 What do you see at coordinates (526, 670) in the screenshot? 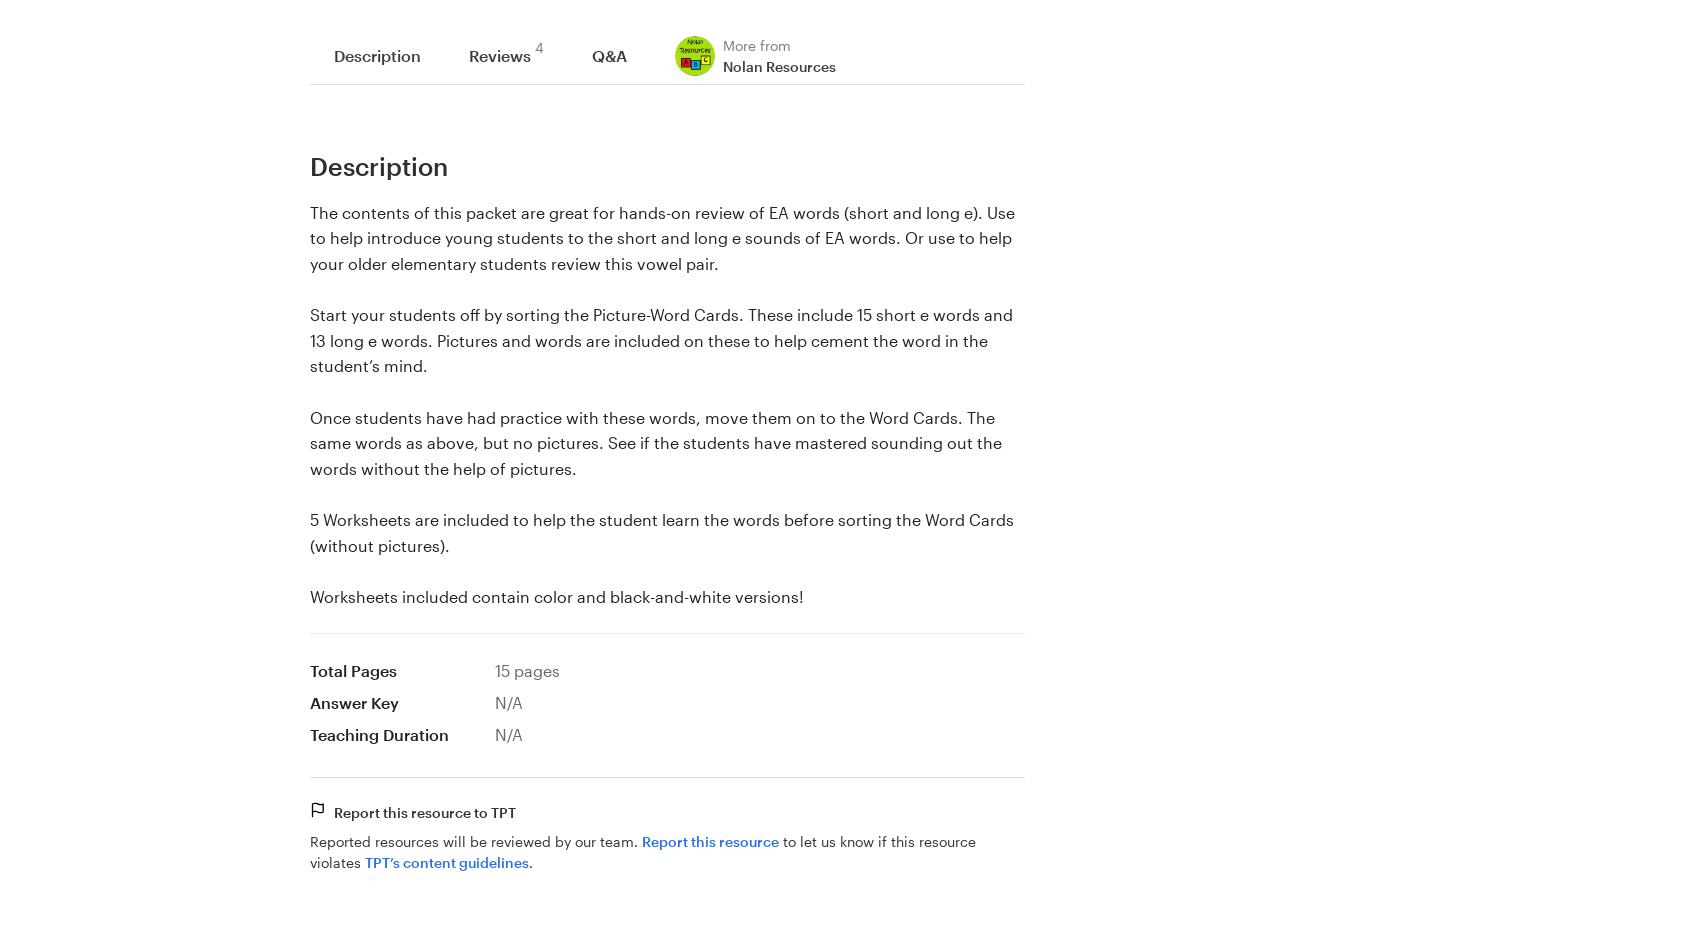
I see `'15 pages'` at bounding box center [526, 670].